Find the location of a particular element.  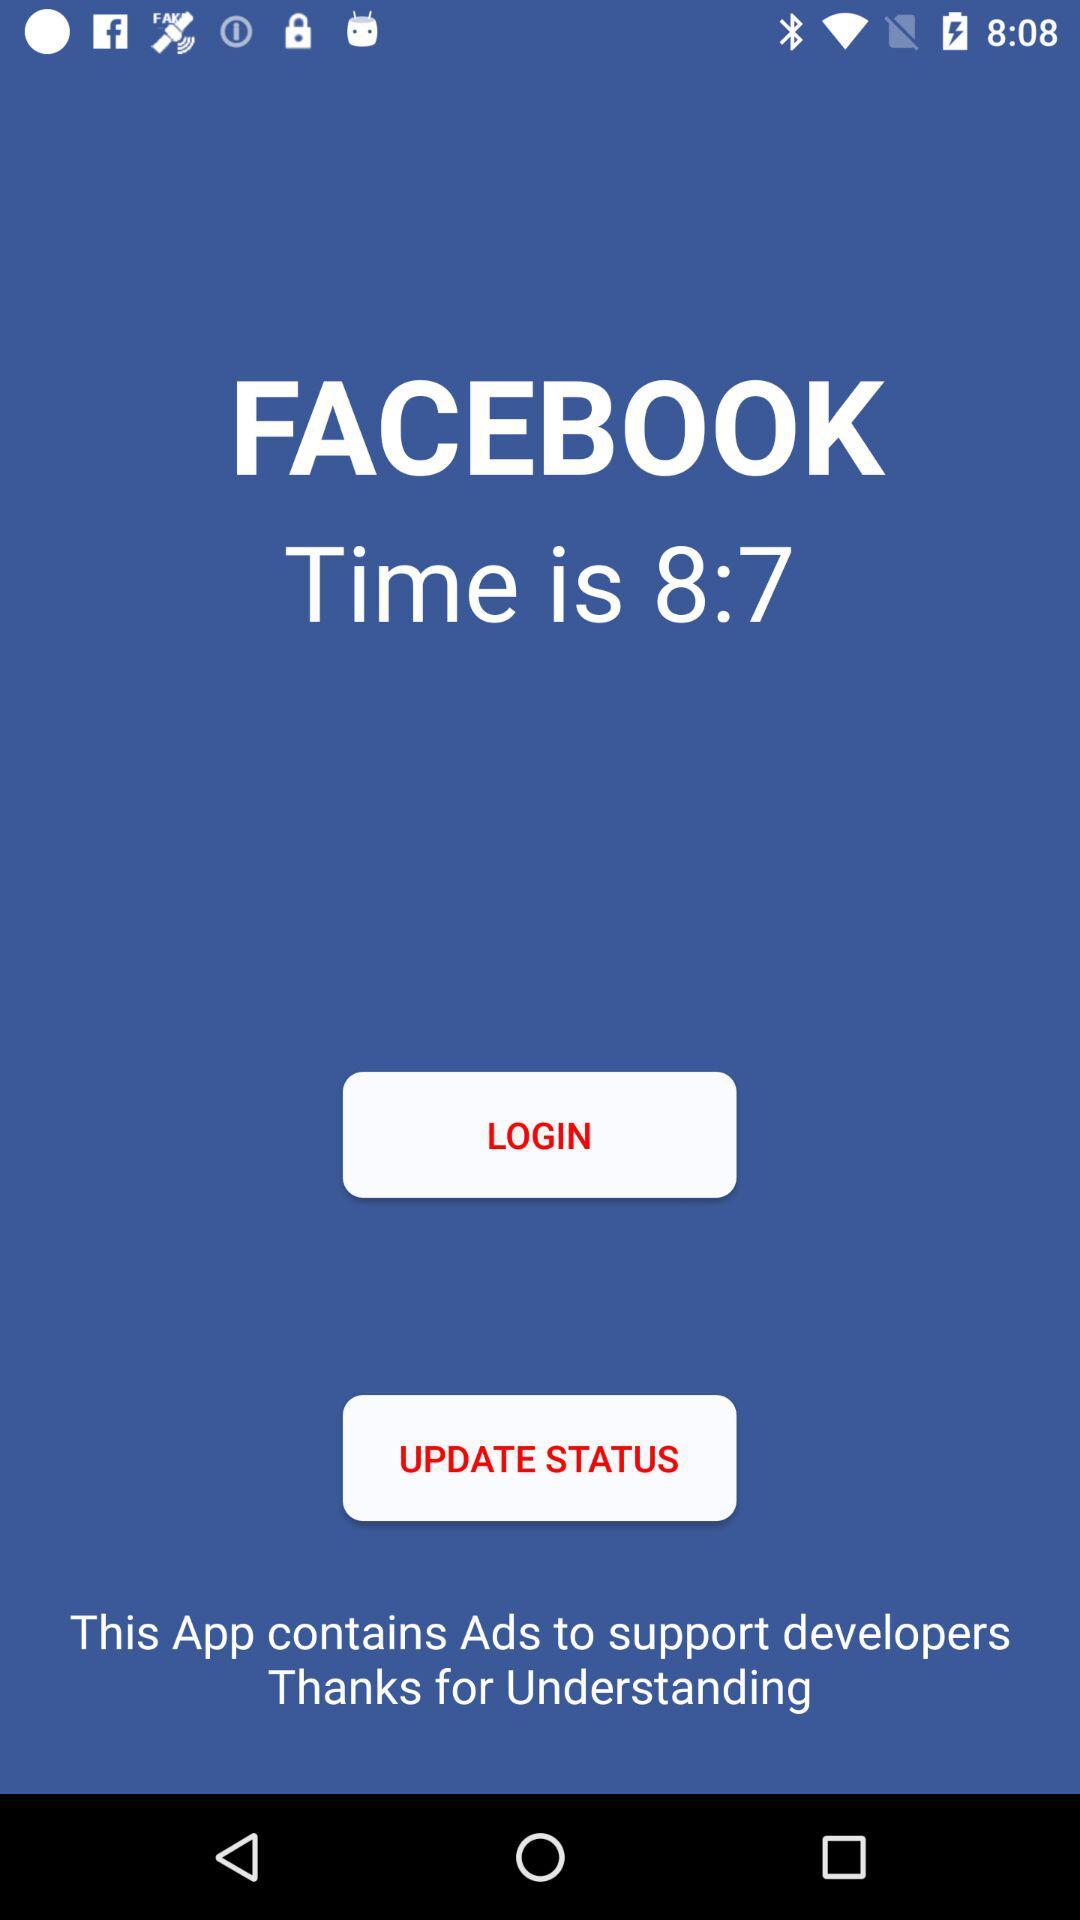

the icon at the center is located at coordinates (538, 1134).